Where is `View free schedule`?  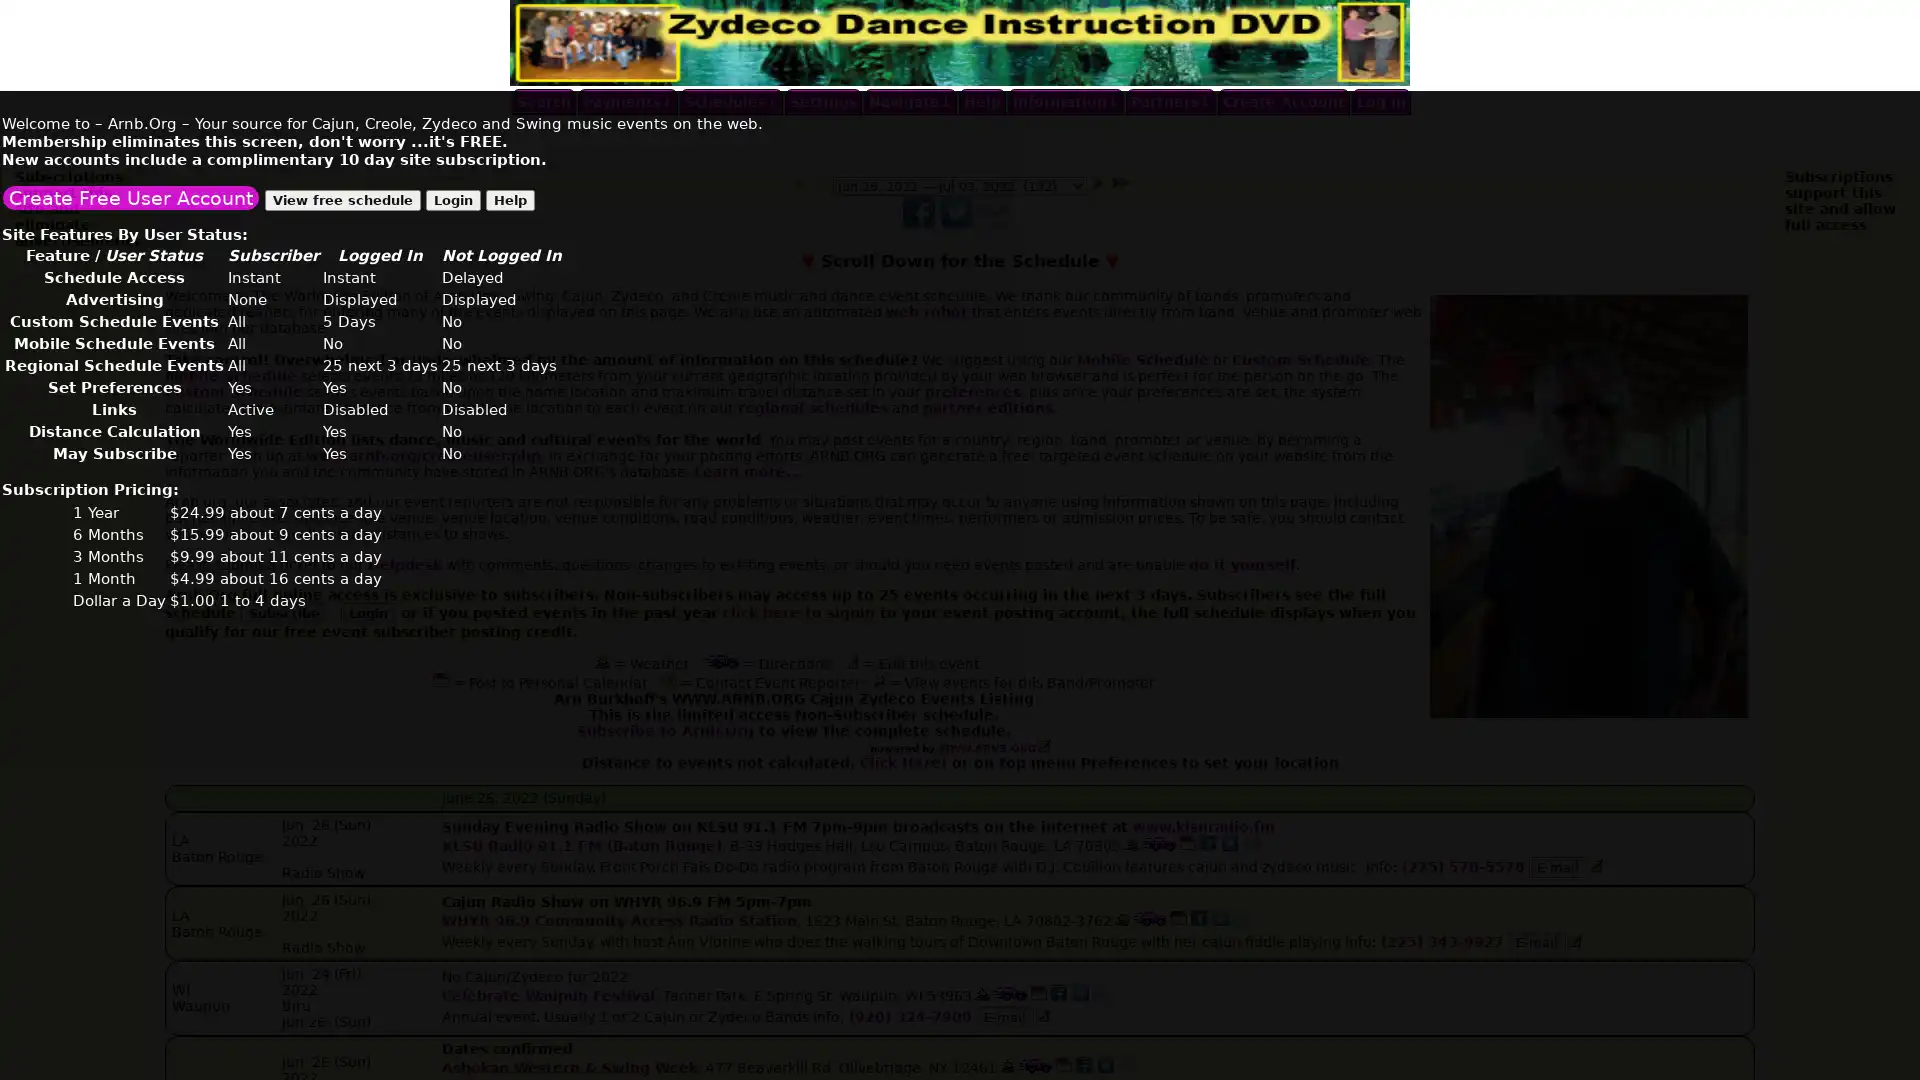 View free schedule is located at coordinates (342, 199).